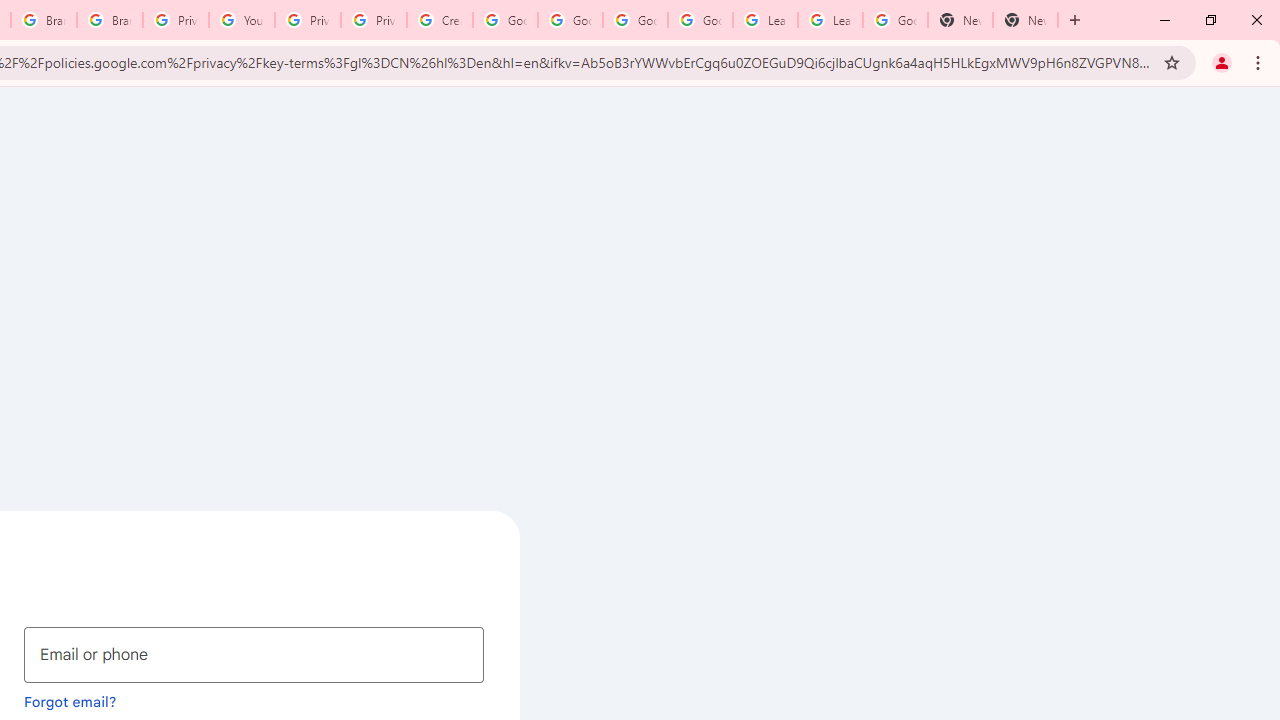 The width and height of the screenshot is (1280, 720). I want to click on 'New Tab', so click(1025, 20).